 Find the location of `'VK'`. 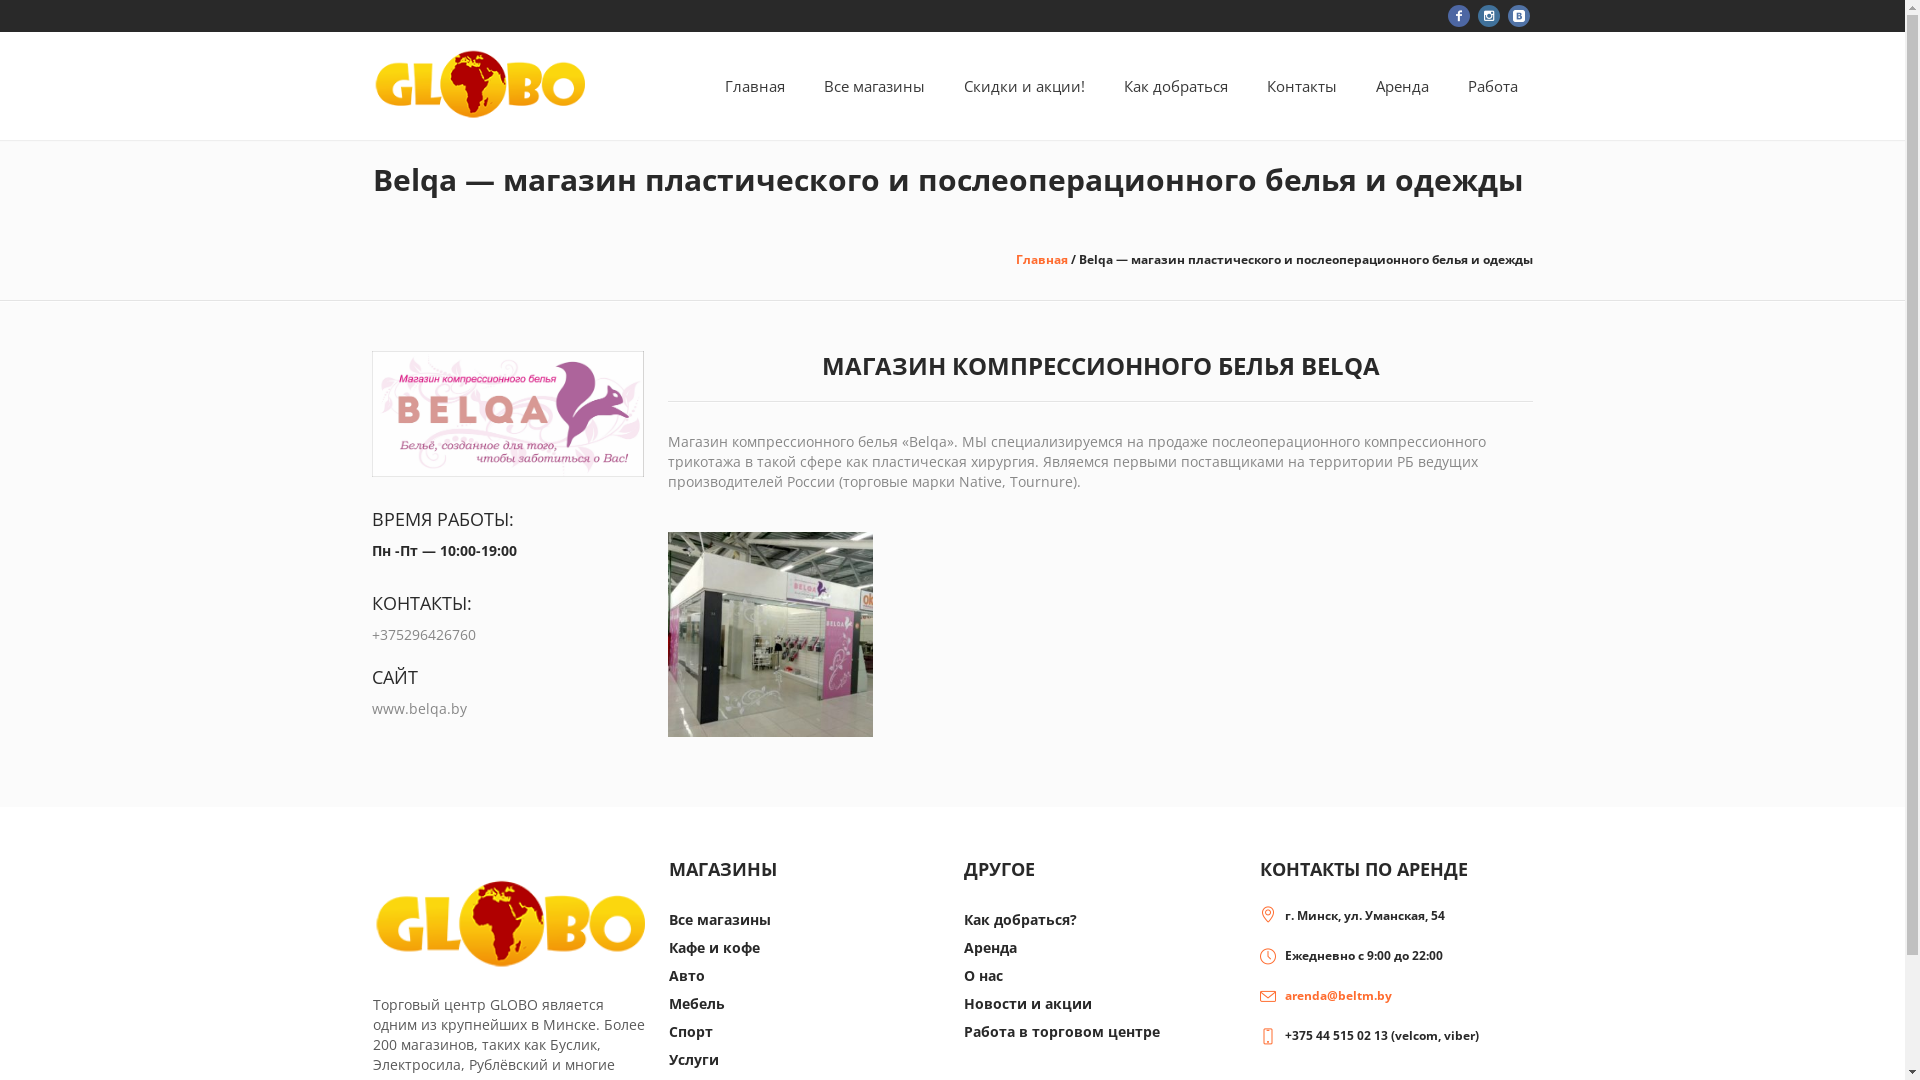

'VK' is located at coordinates (1507, 15).